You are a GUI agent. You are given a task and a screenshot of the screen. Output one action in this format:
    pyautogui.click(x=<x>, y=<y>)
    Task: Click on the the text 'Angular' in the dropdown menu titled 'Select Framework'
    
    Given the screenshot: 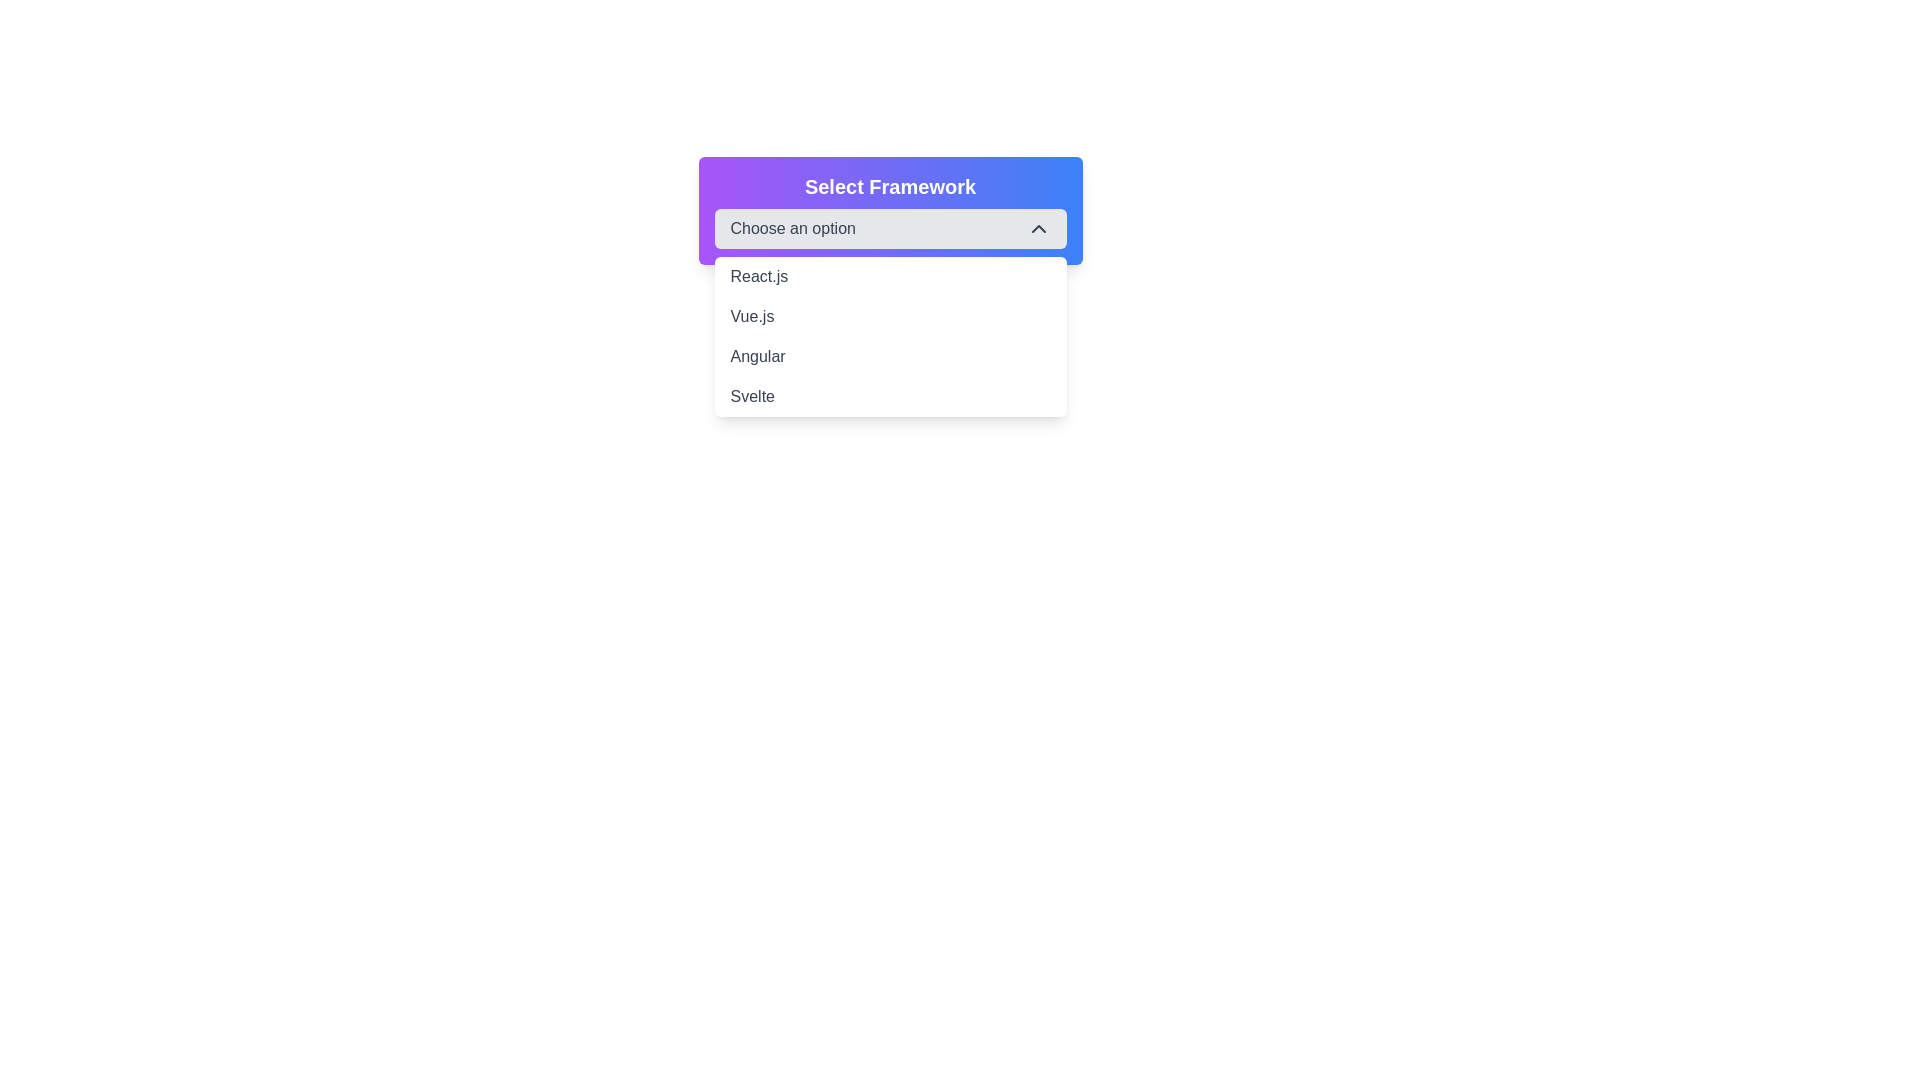 What is the action you would take?
    pyautogui.click(x=757, y=356)
    